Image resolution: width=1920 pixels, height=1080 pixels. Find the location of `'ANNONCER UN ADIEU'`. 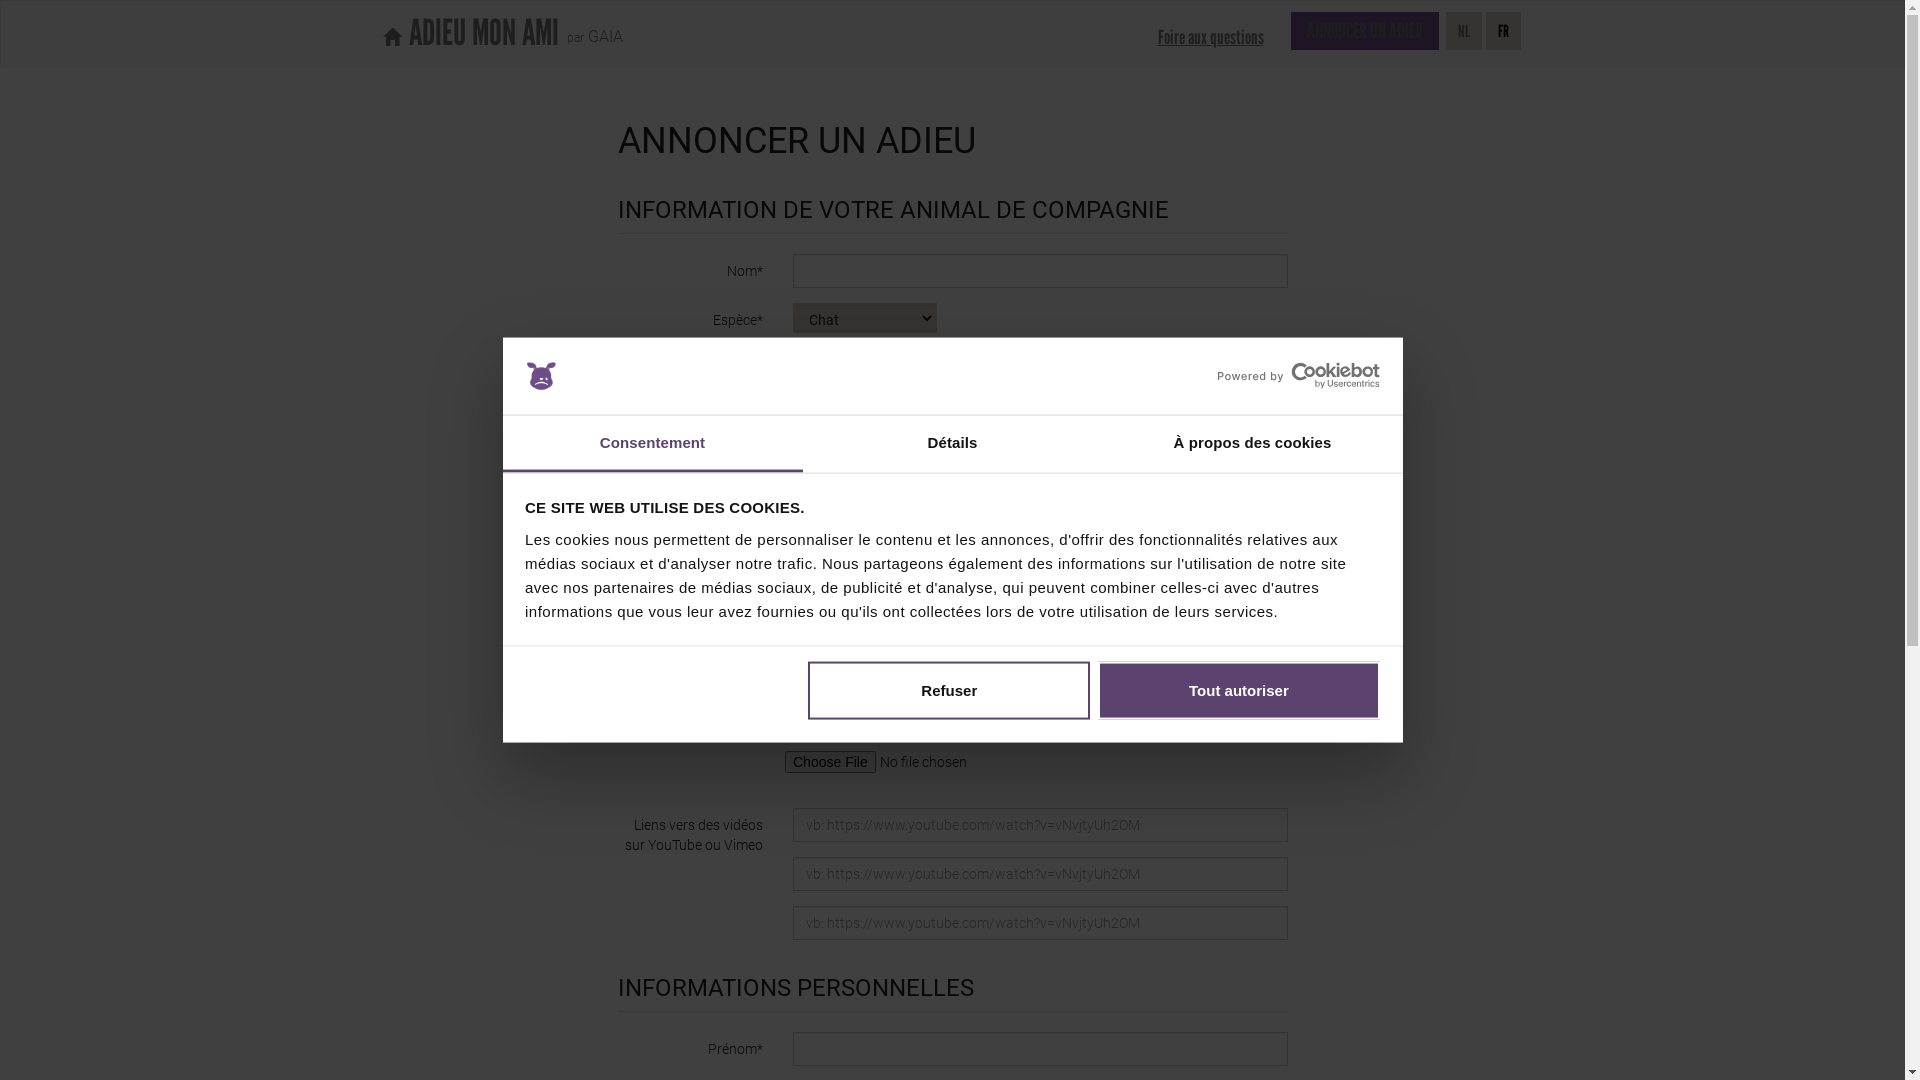

'ANNONCER UN ADIEU' is located at coordinates (1290, 30).